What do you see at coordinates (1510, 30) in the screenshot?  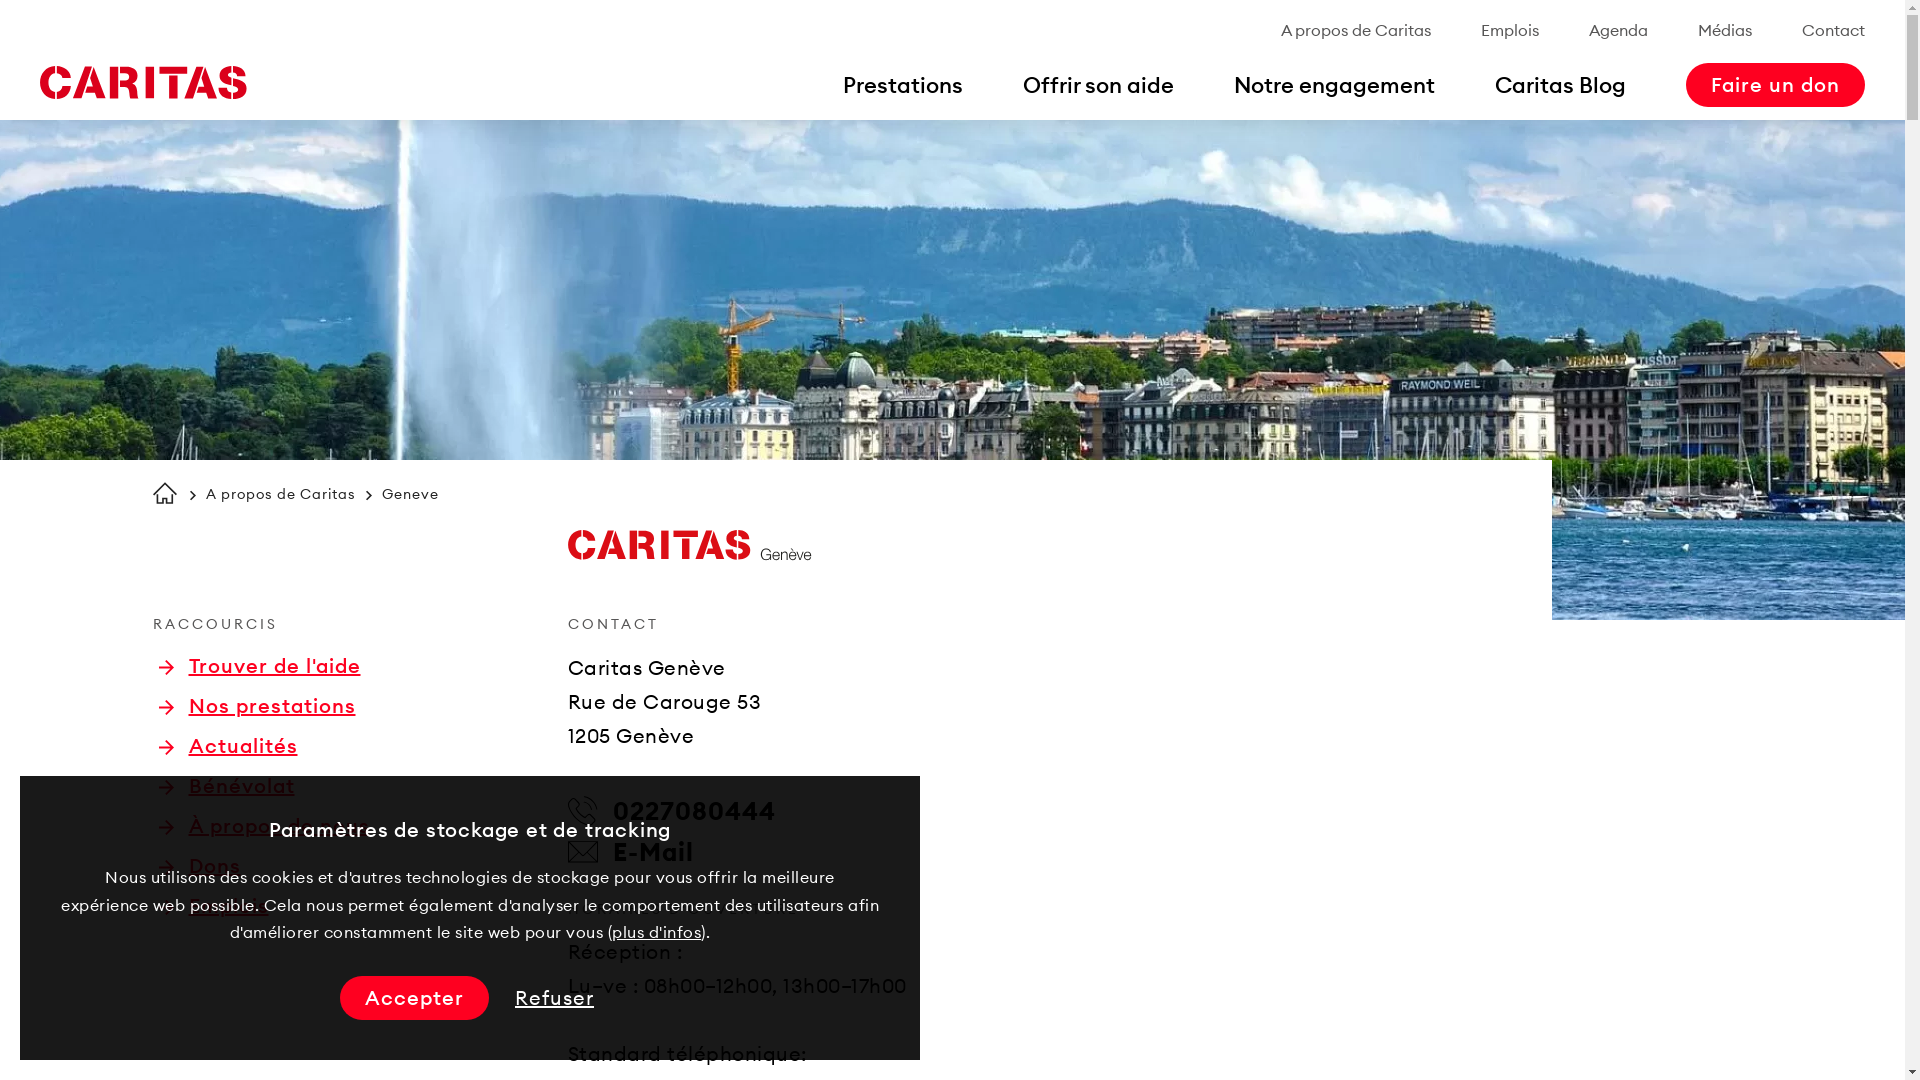 I see `'Emplois'` at bounding box center [1510, 30].